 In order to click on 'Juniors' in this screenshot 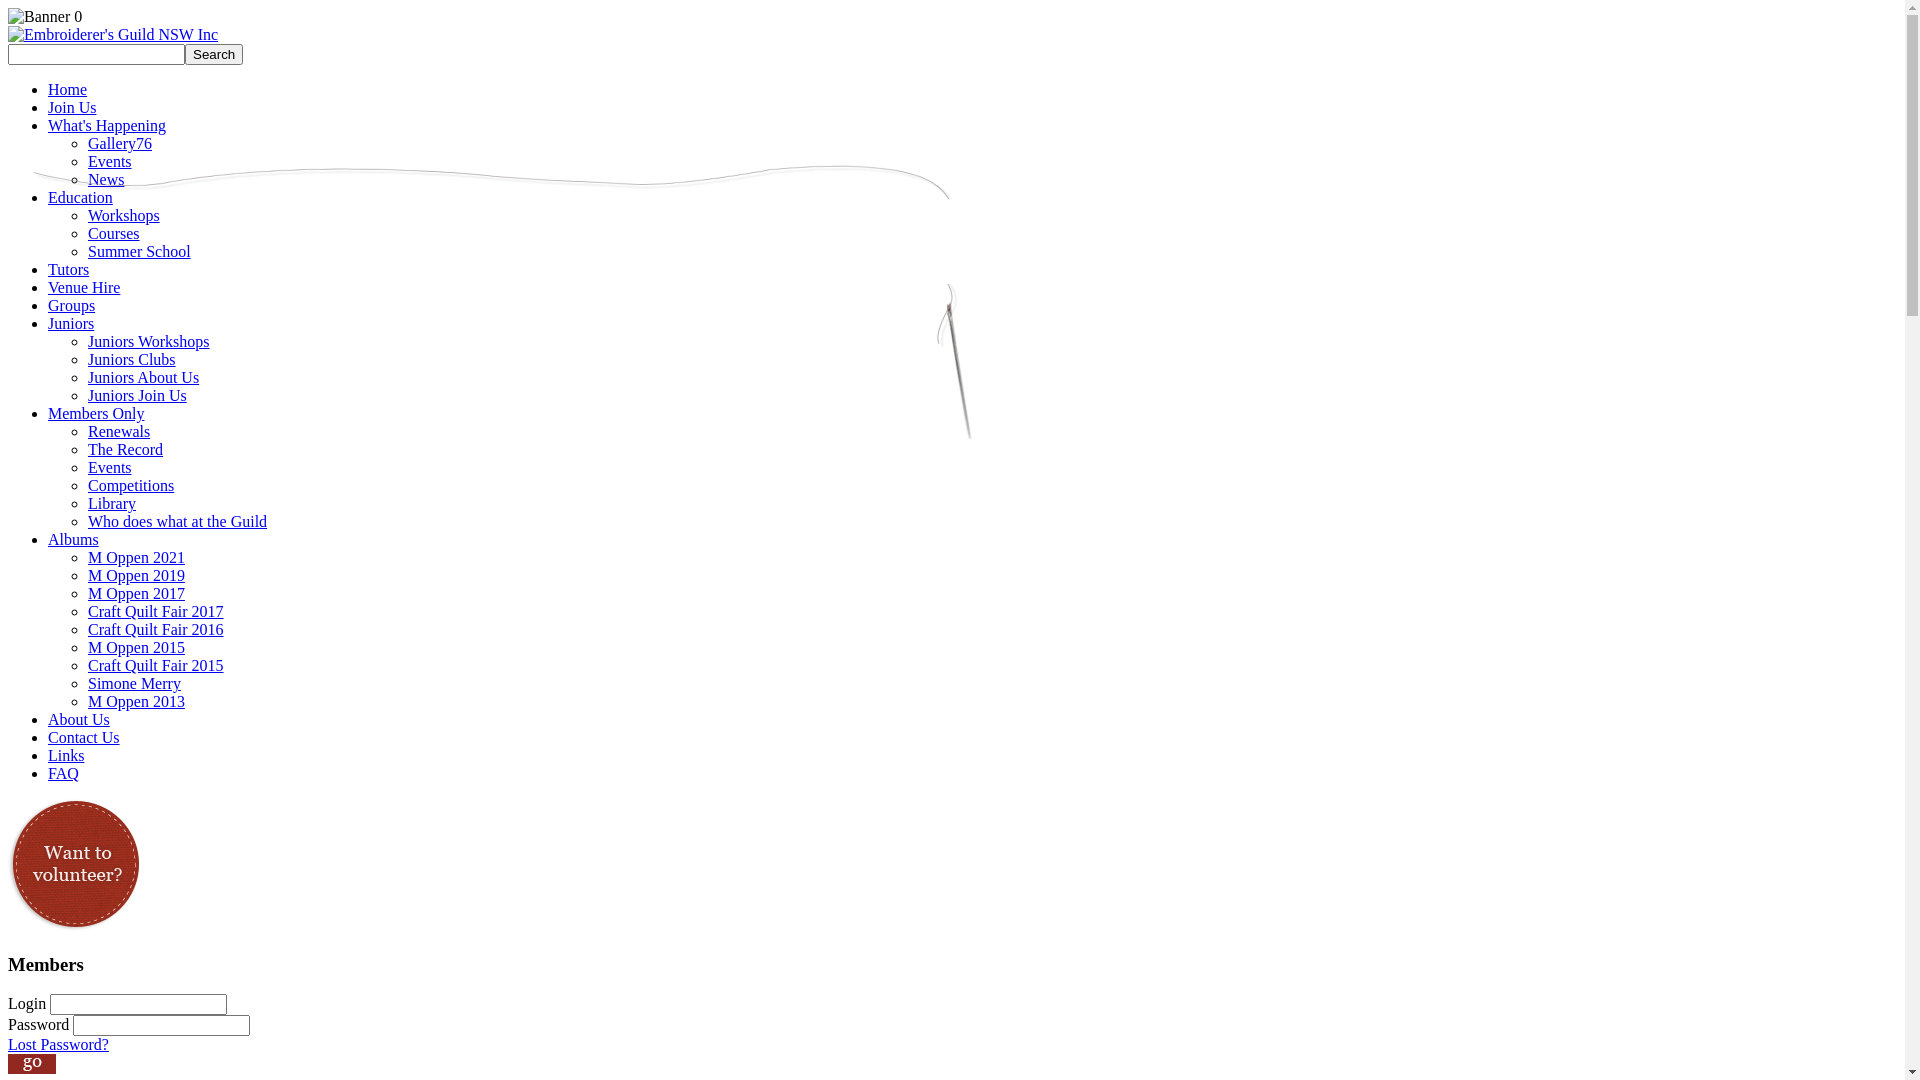, I will do `click(71, 322)`.